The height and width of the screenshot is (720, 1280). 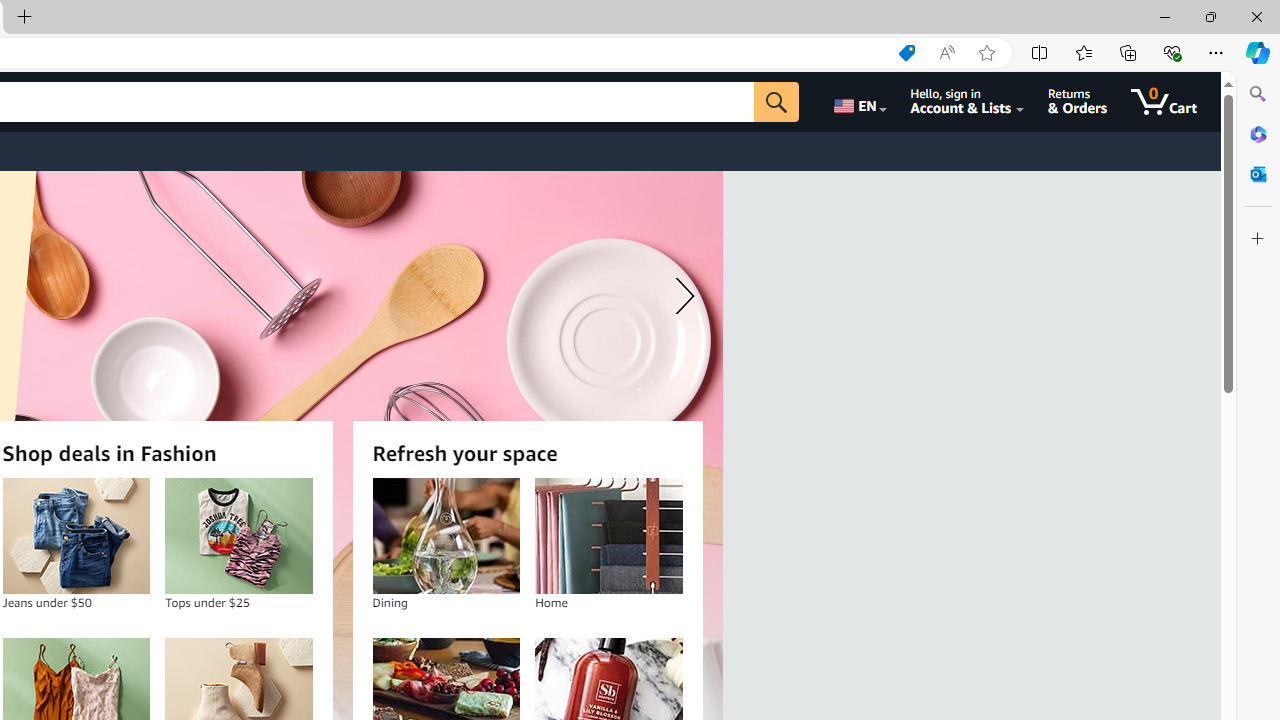 What do you see at coordinates (445, 535) in the screenshot?
I see `'Dining'` at bounding box center [445, 535].